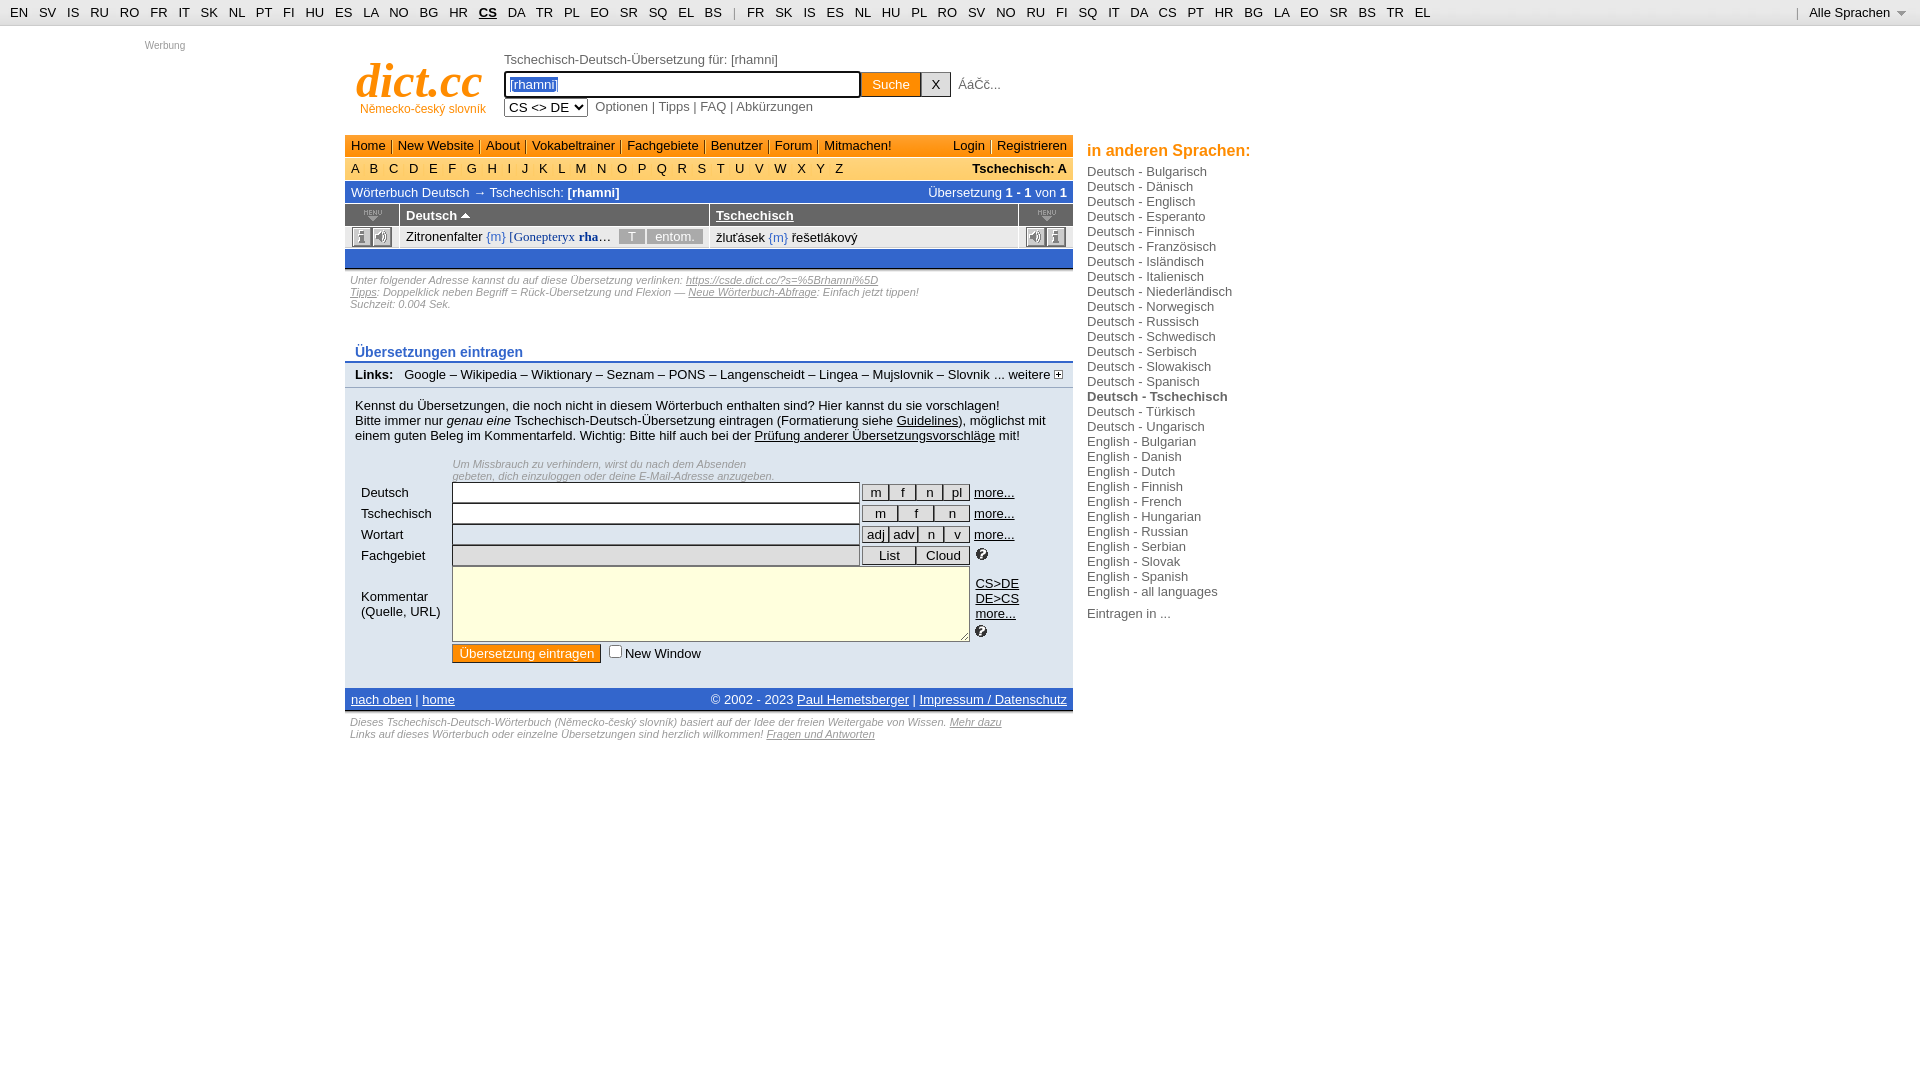 The image size is (1920, 1080). I want to click on 'Deutsch - Russisch', so click(1142, 320).